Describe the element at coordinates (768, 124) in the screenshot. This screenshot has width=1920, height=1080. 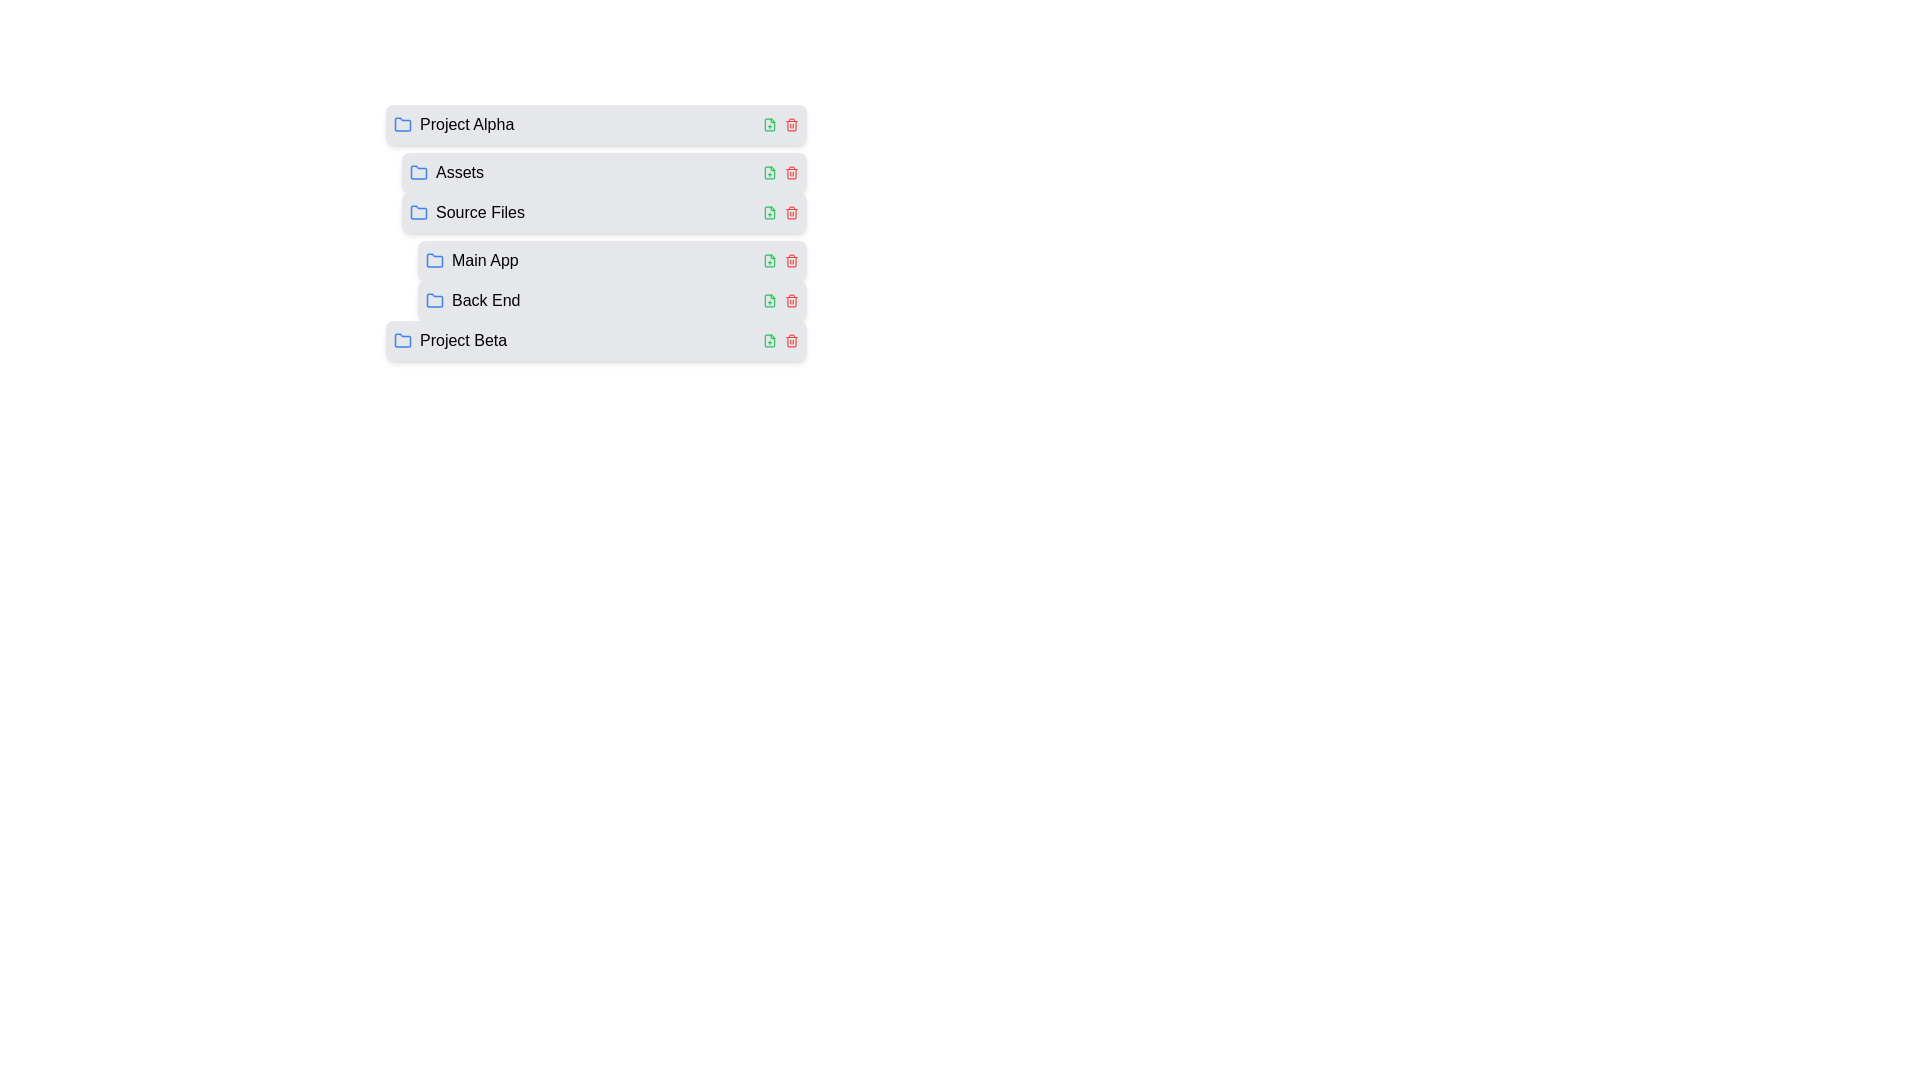
I see `the green file icon button with a plus sign located to the right of the 'Project Alpha' text` at that location.